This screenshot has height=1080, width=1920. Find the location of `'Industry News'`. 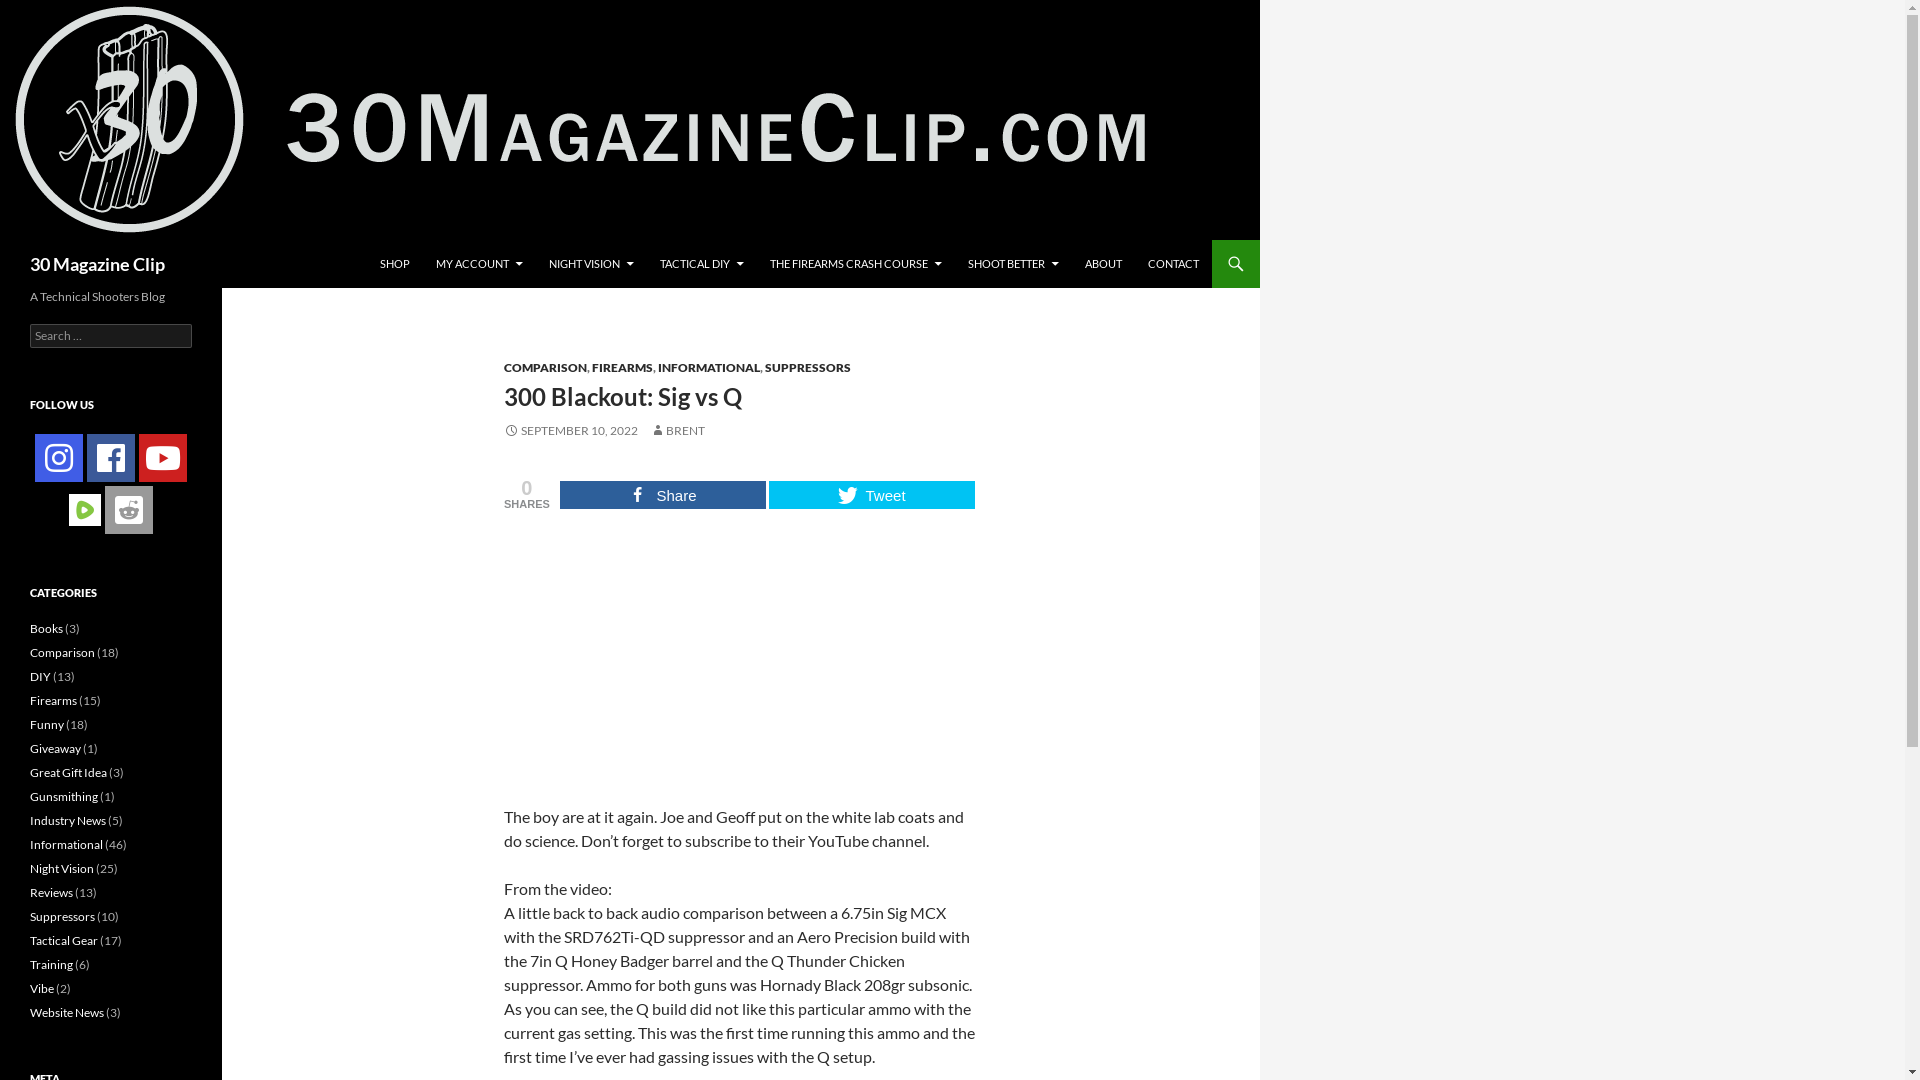

'Industry News' is located at coordinates (67, 820).